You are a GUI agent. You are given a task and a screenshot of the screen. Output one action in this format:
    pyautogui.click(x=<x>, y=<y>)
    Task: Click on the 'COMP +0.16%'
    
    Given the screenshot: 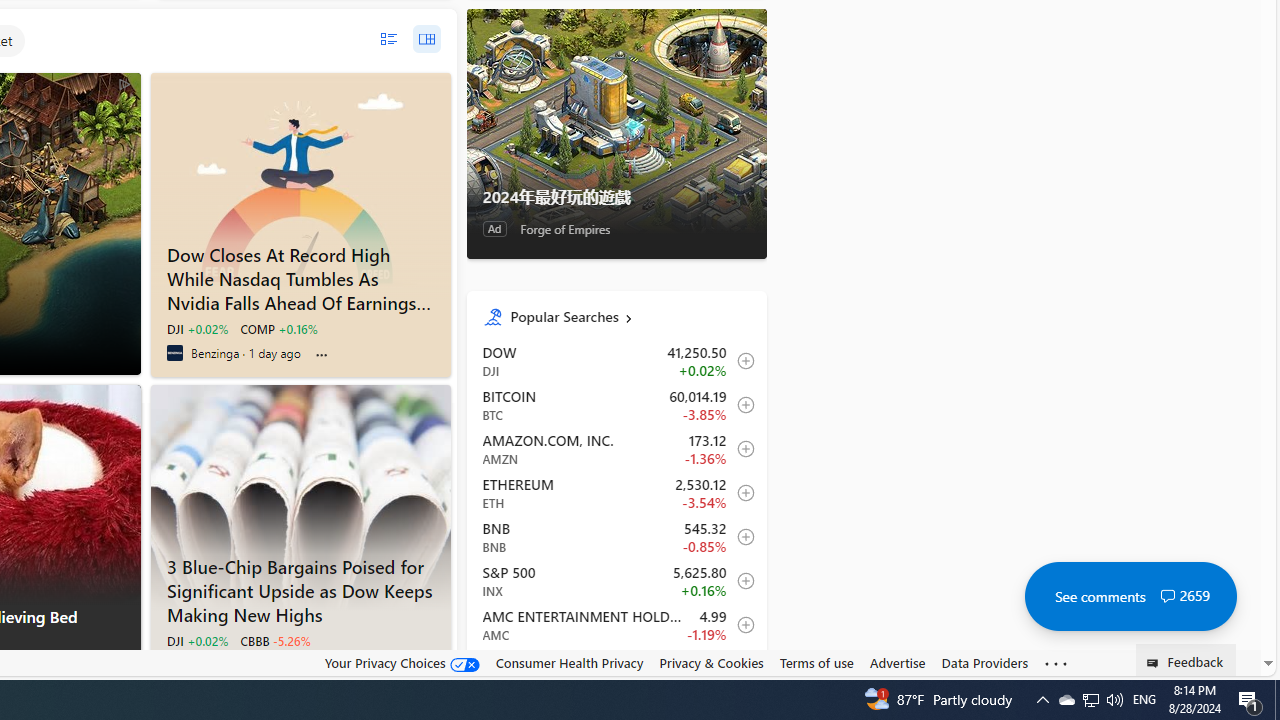 What is the action you would take?
    pyautogui.click(x=277, y=328)
    